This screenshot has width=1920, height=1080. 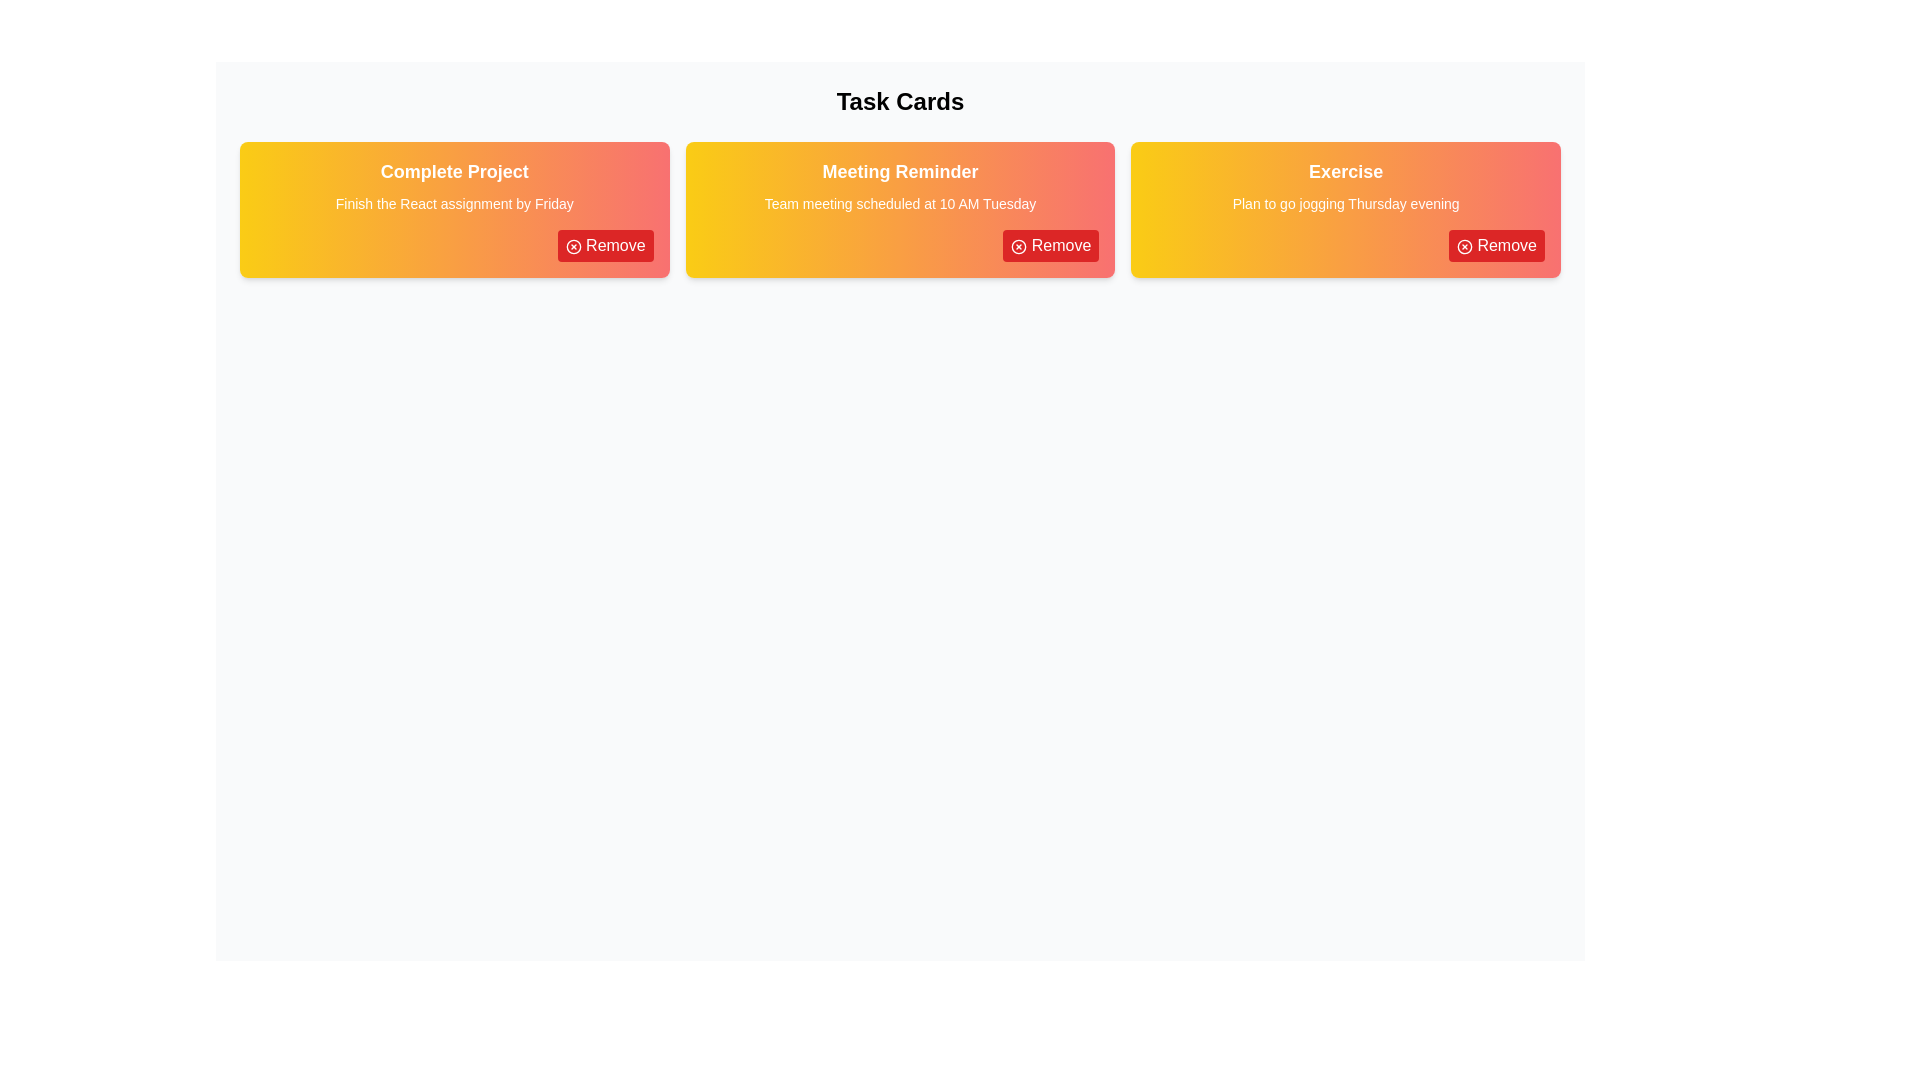 I want to click on 'Remove' button for the card titled 'Meeting Reminder', so click(x=1050, y=245).